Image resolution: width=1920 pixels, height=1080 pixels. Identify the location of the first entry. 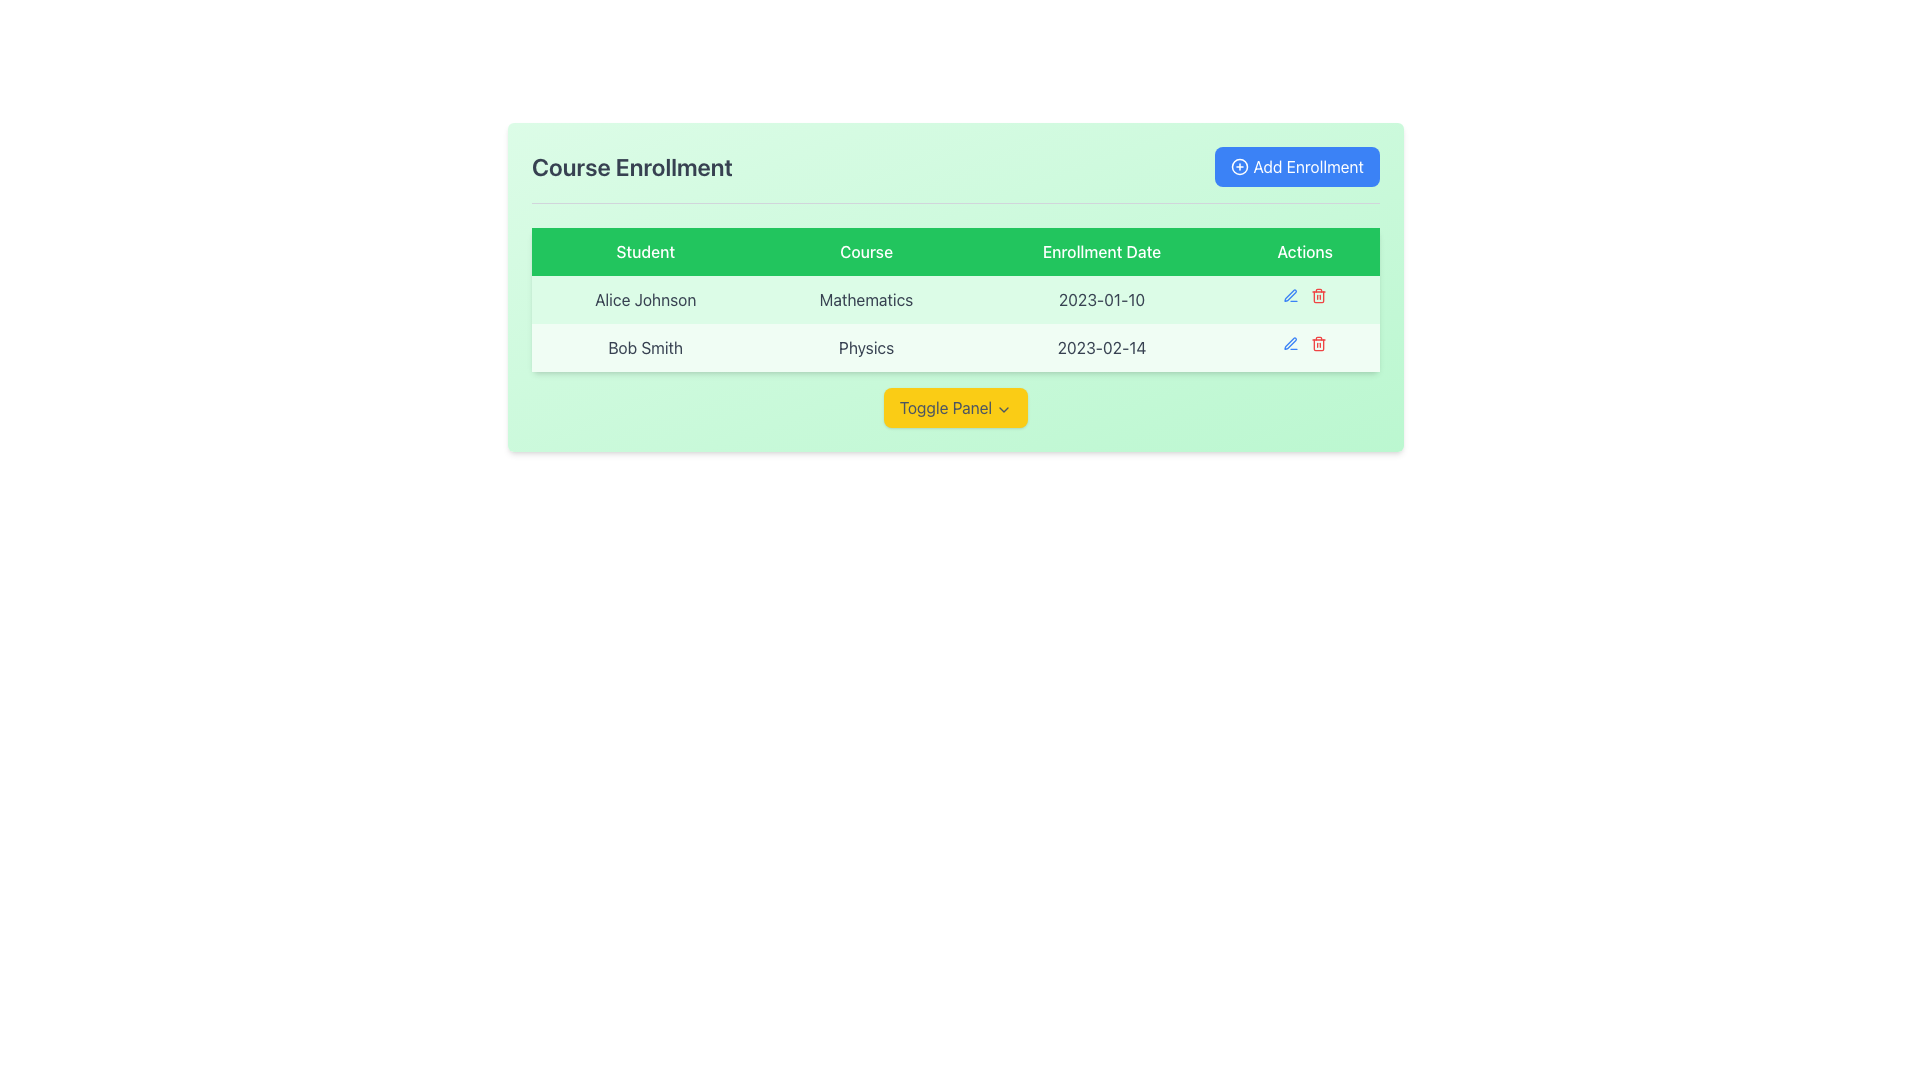
(954, 287).